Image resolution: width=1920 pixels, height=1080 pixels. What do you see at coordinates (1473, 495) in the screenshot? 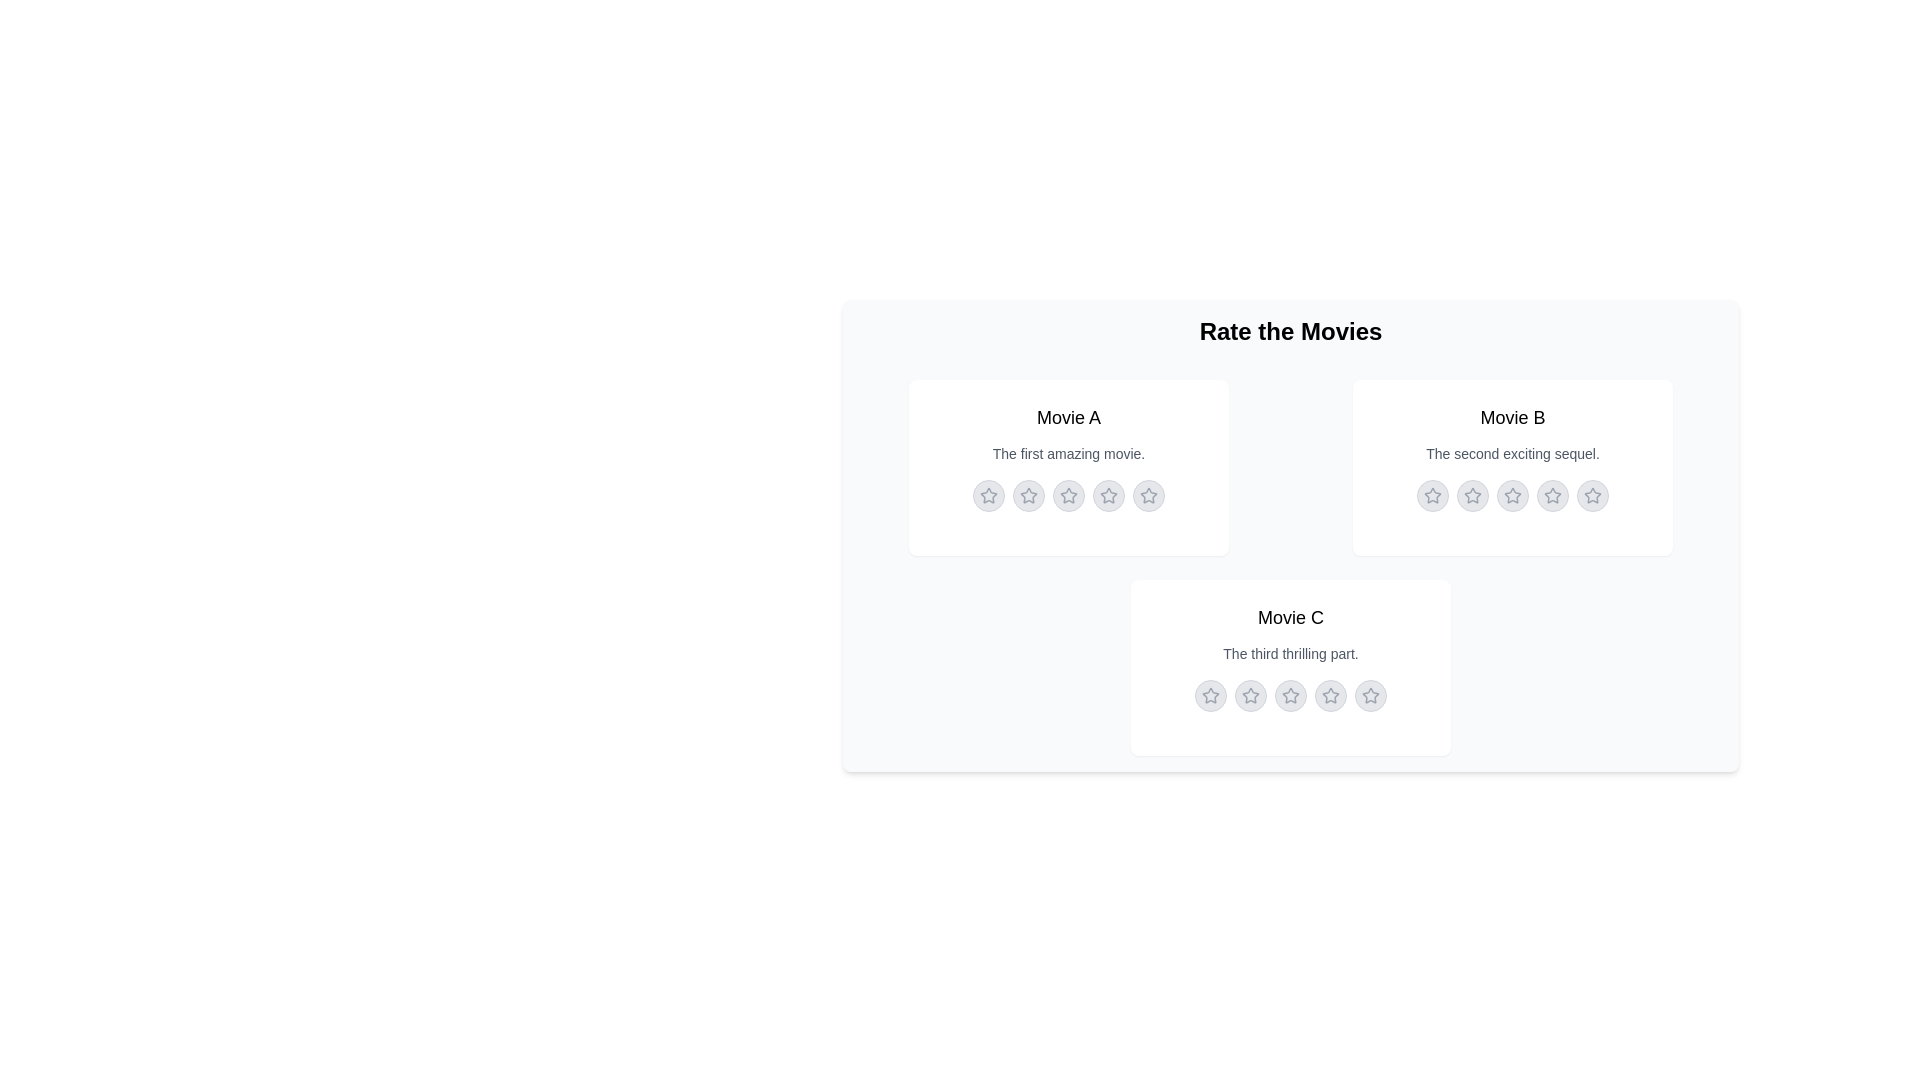
I see `the first gray hollow star icon in the group of five located under the 'Movie B' card` at bounding box center [1473, 495].